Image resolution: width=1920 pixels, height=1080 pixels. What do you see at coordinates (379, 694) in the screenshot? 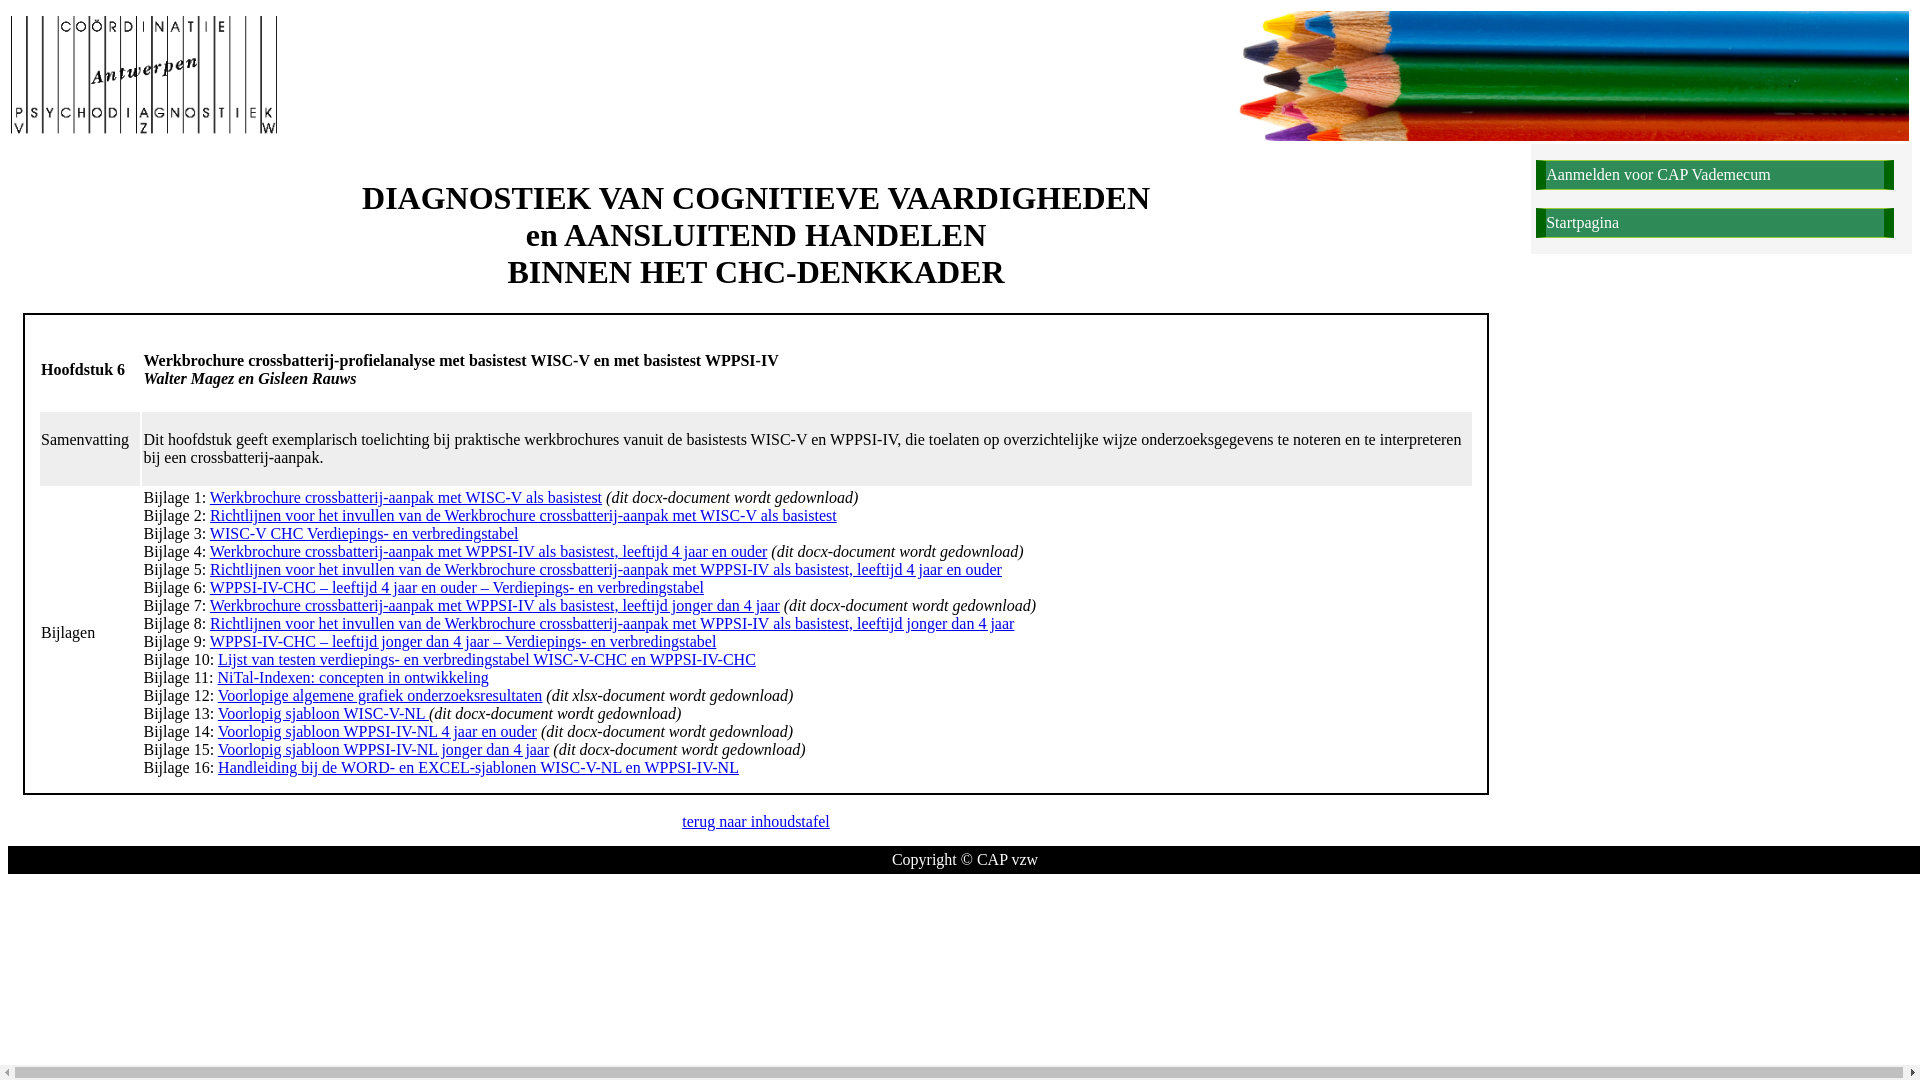
I see `'Voorlopige algemene grafiek onderzoeksresultaten'` at bounding box center [379, 694].